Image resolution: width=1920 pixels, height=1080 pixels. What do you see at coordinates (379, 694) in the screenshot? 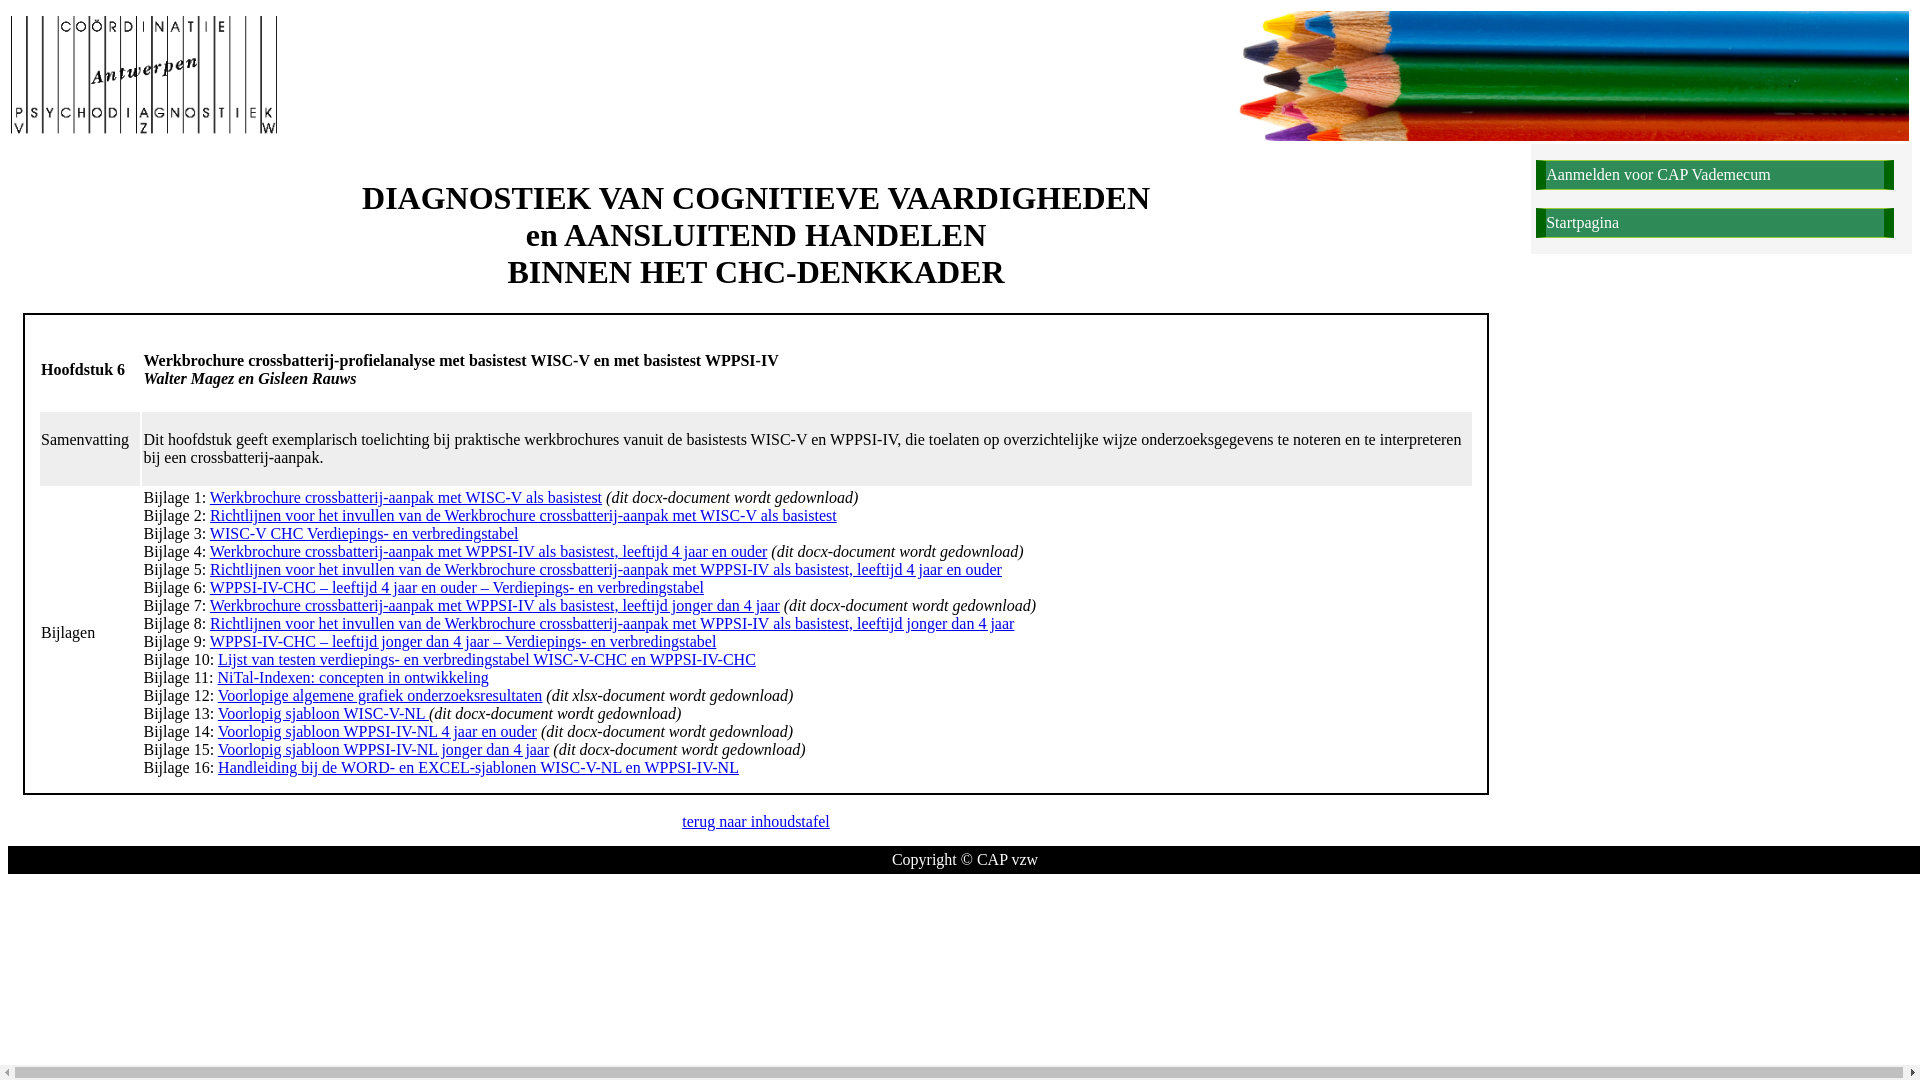
I see `'Voorlopige algemene grafiek onderzoeksresultaten'` at bounding box center [379, 694].